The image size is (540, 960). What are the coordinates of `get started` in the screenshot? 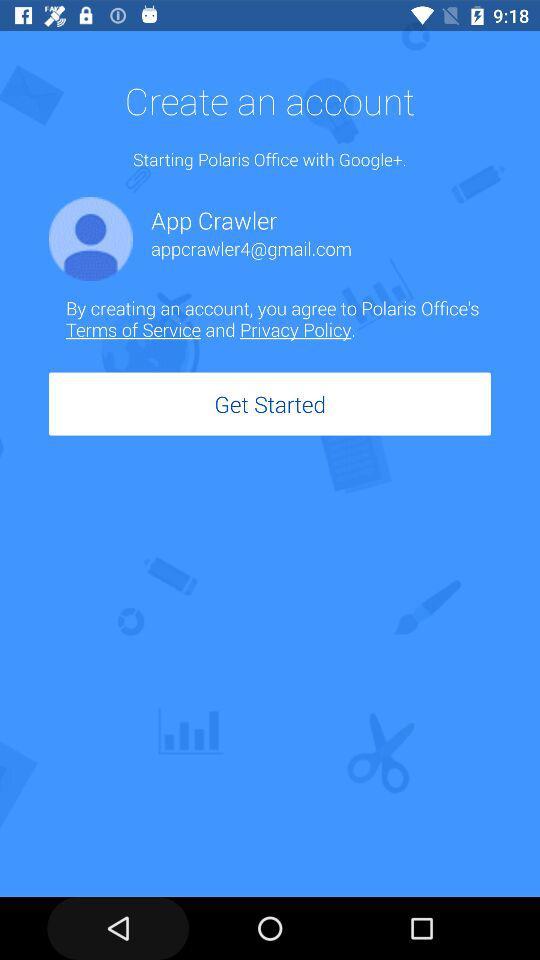 It's located at (270, 403).